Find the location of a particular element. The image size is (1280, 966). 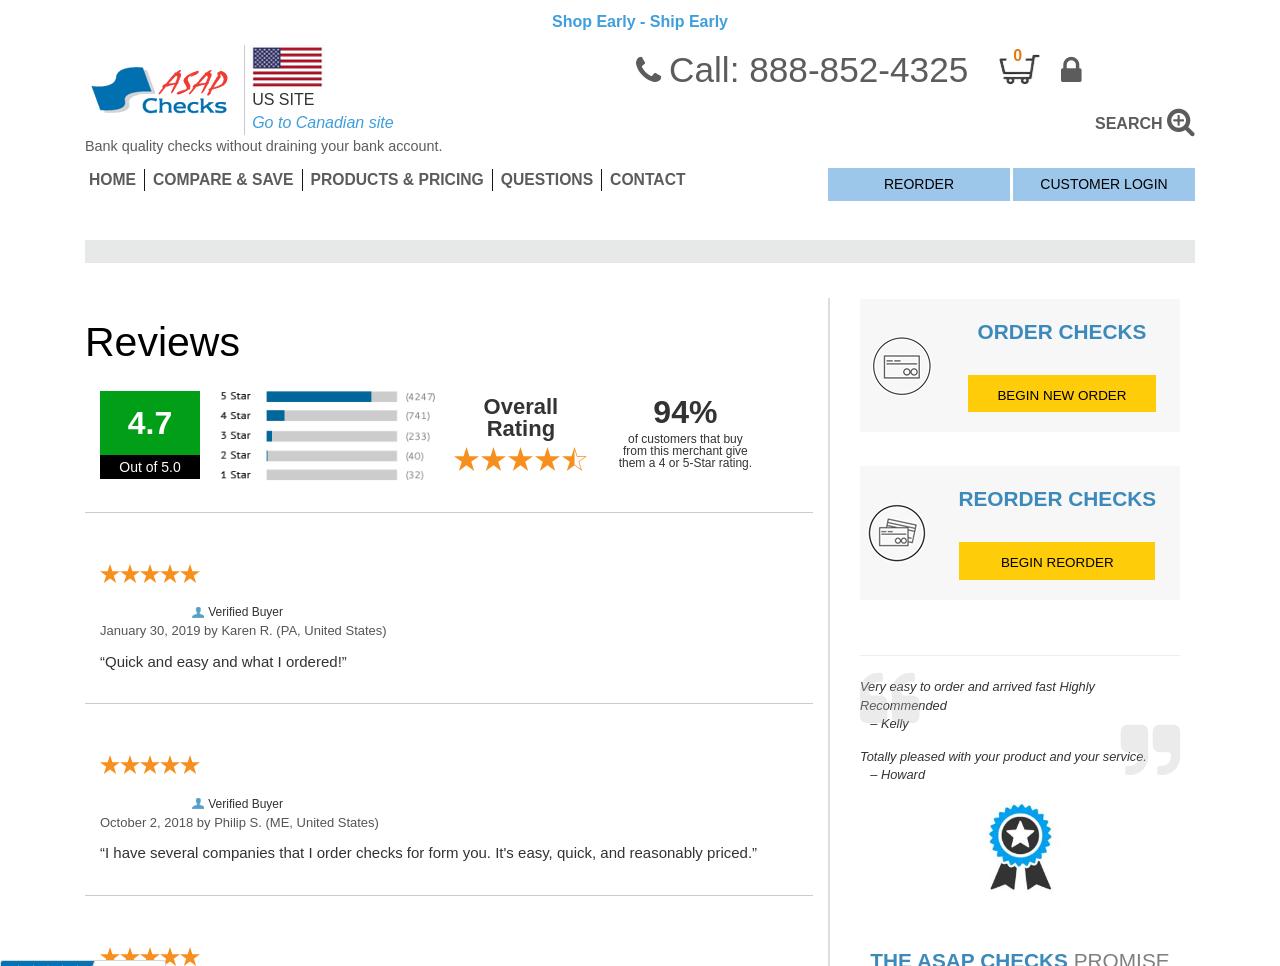

'0' is located at coordinates (1017, 54).